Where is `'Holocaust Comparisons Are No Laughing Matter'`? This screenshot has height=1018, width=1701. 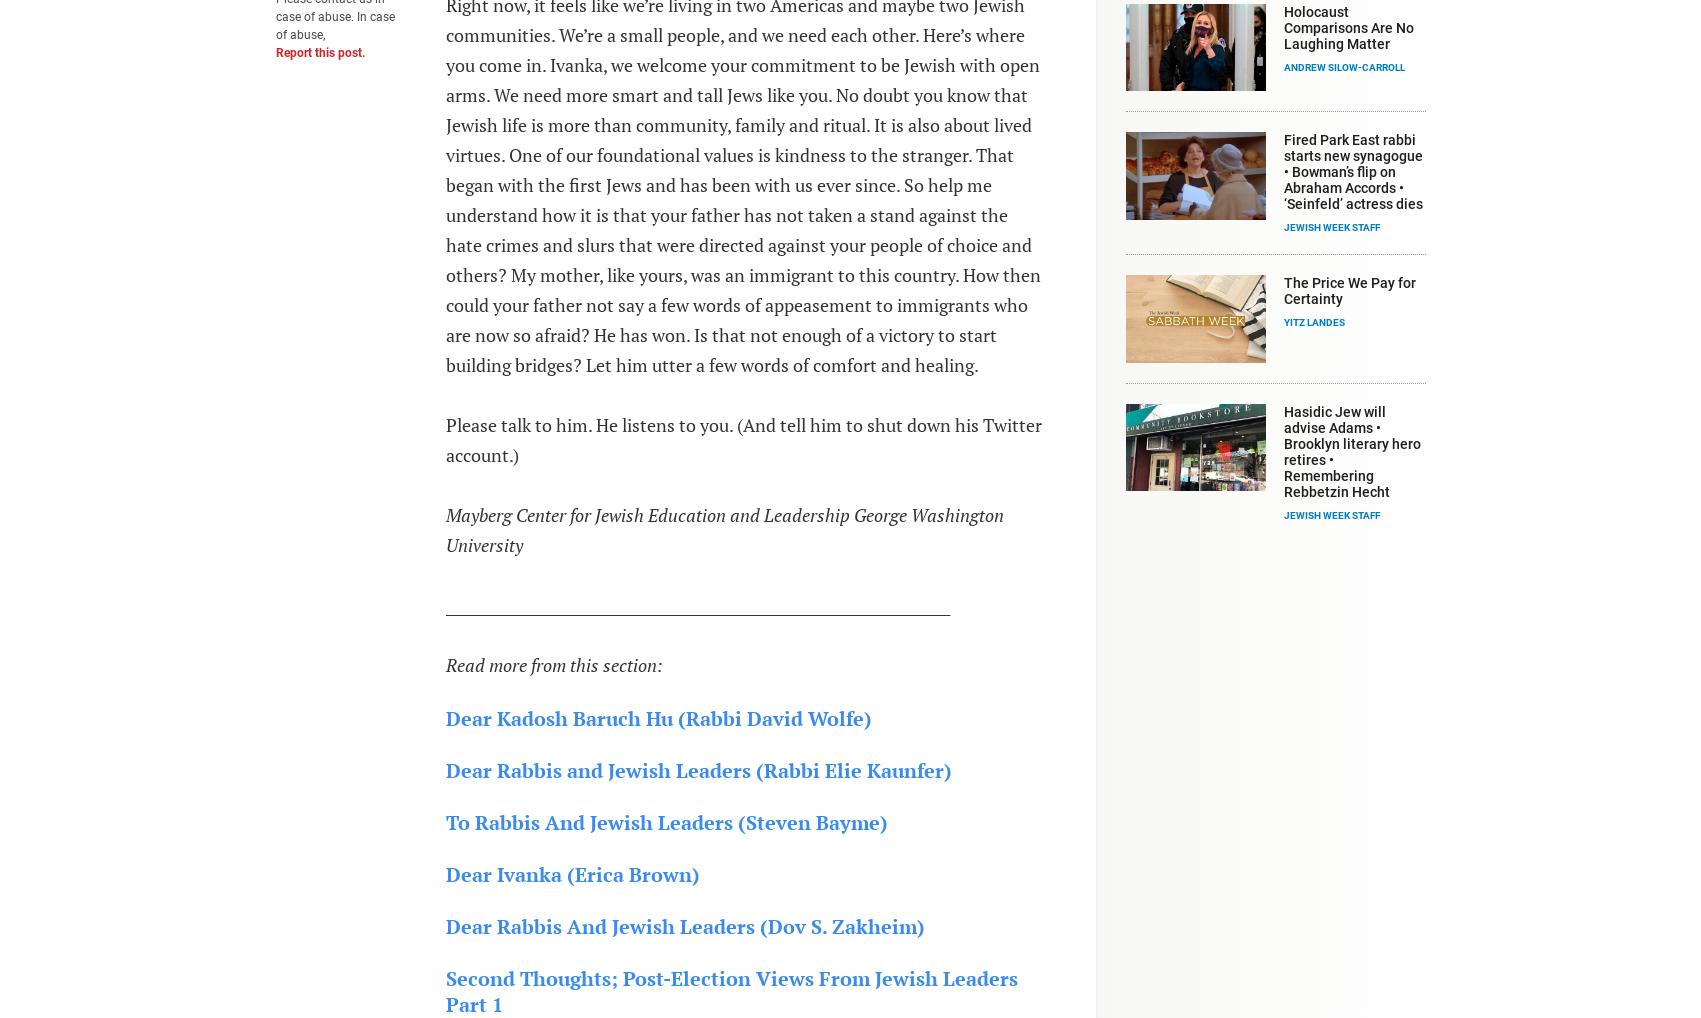 'Holocaust Comparisons Are No Laughing Matter' is located at coordinates (1347, 25).